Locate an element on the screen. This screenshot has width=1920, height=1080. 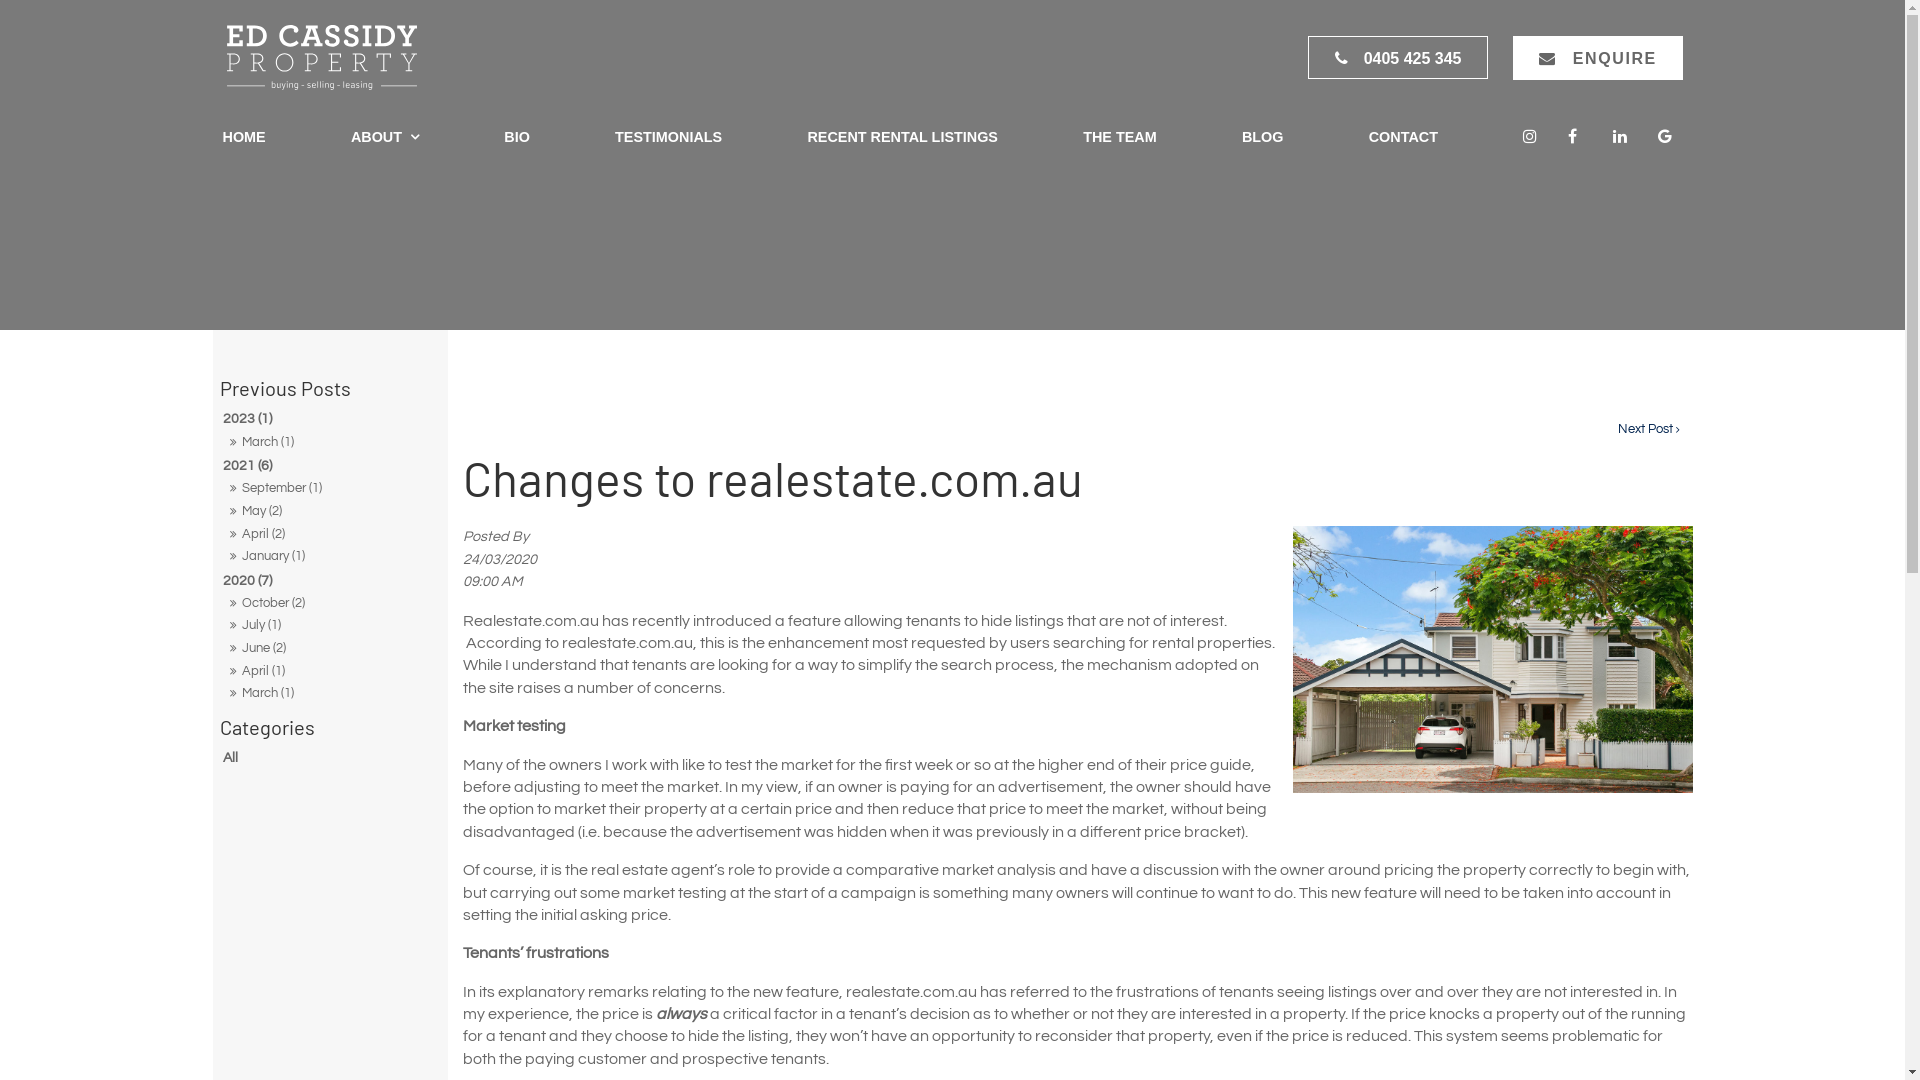
'April (2)' is located at coordinates (330, 534).